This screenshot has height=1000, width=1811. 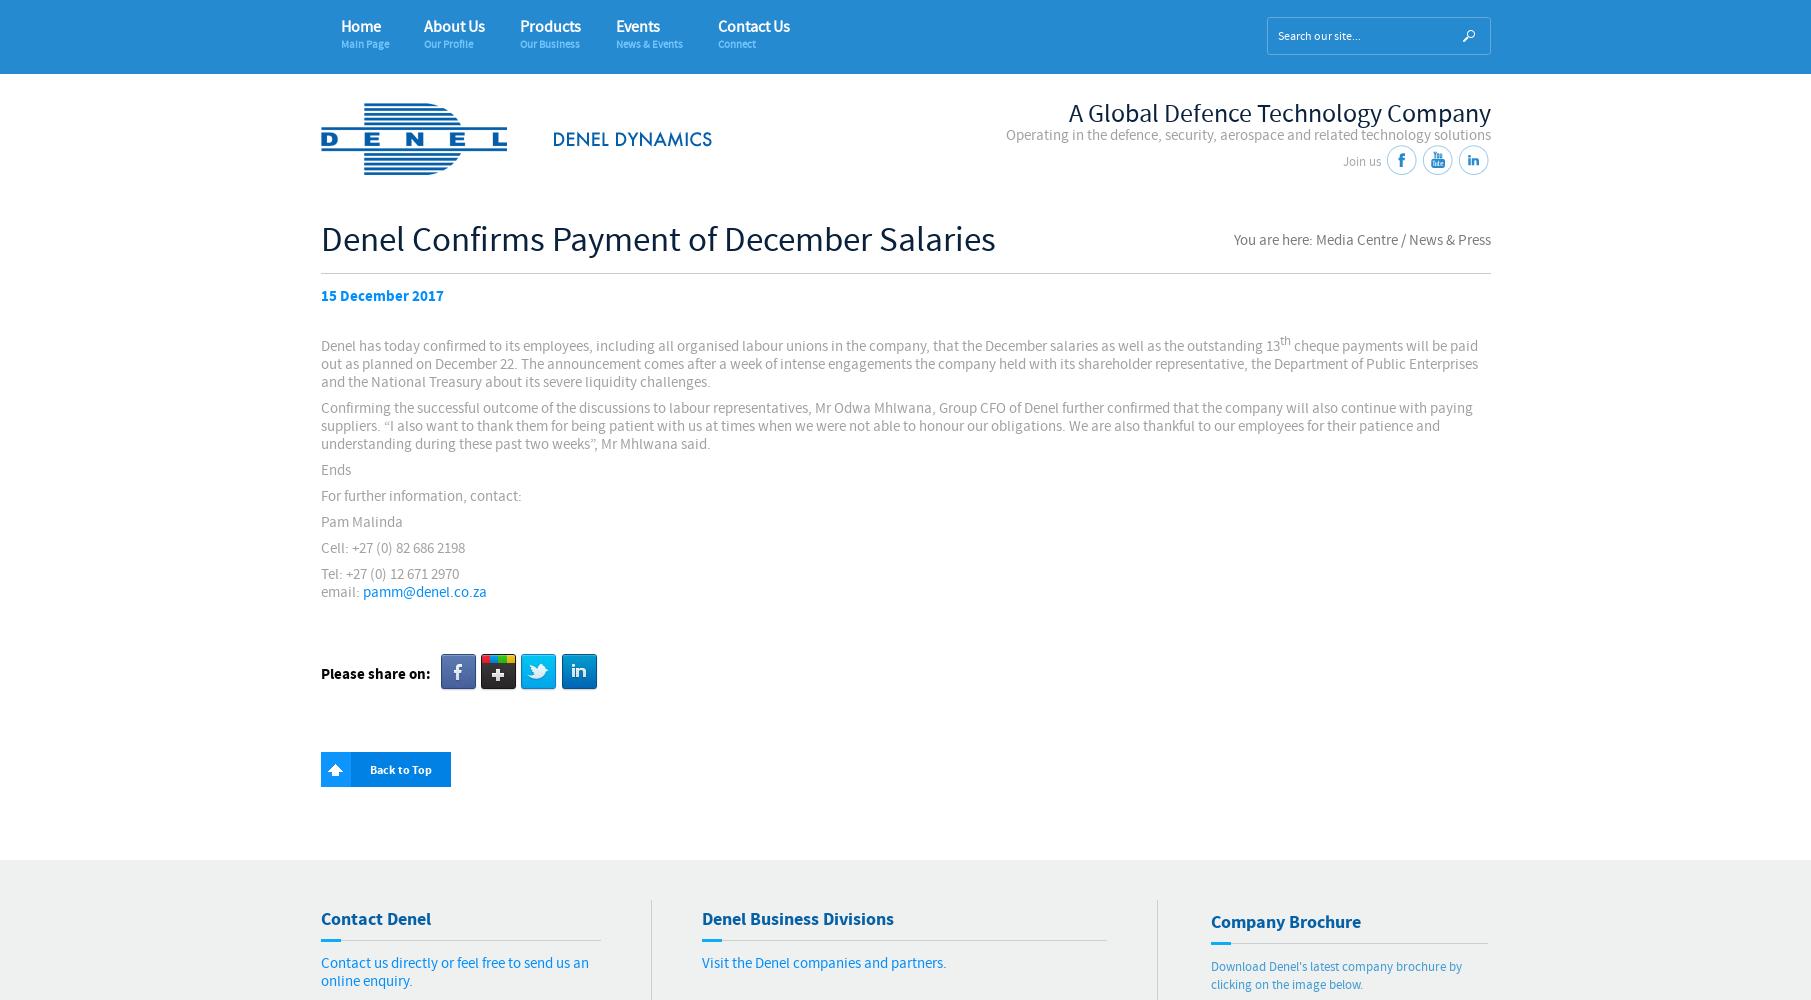 I want to click on 'Denel Business Divisions', so click(x=796, y=919).